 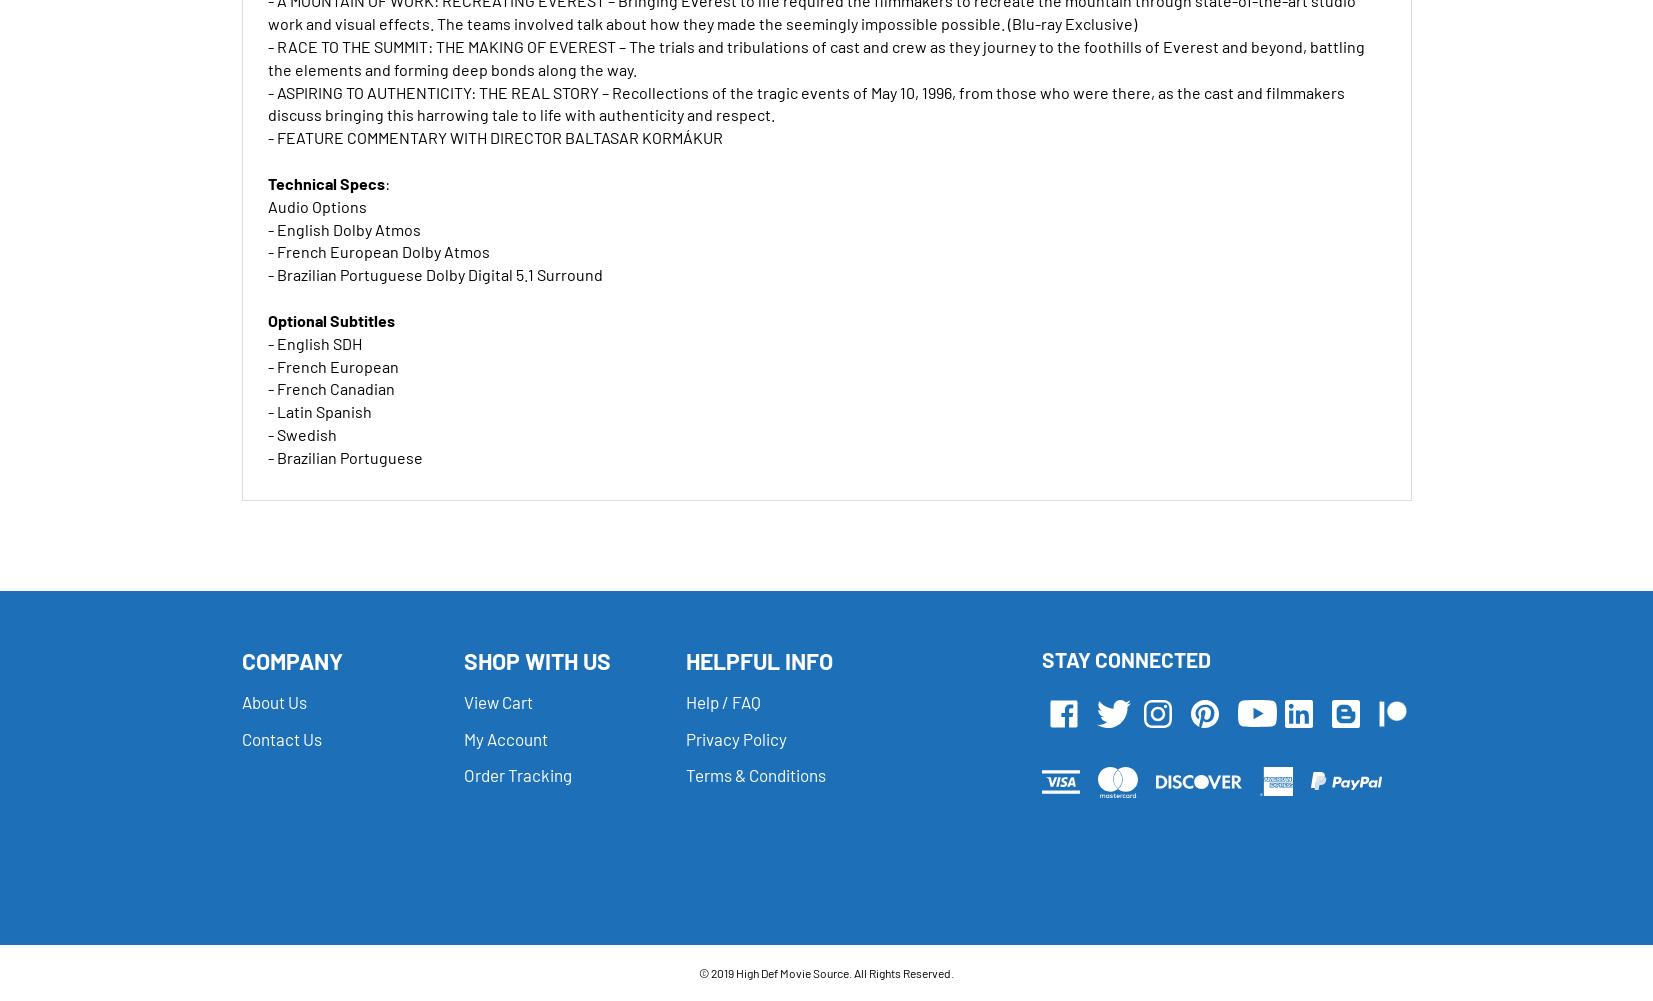 What do you see at coordinates (300, 434) in the screenshot?
I see `'- Swedish'` at bounding box center [300, 434].